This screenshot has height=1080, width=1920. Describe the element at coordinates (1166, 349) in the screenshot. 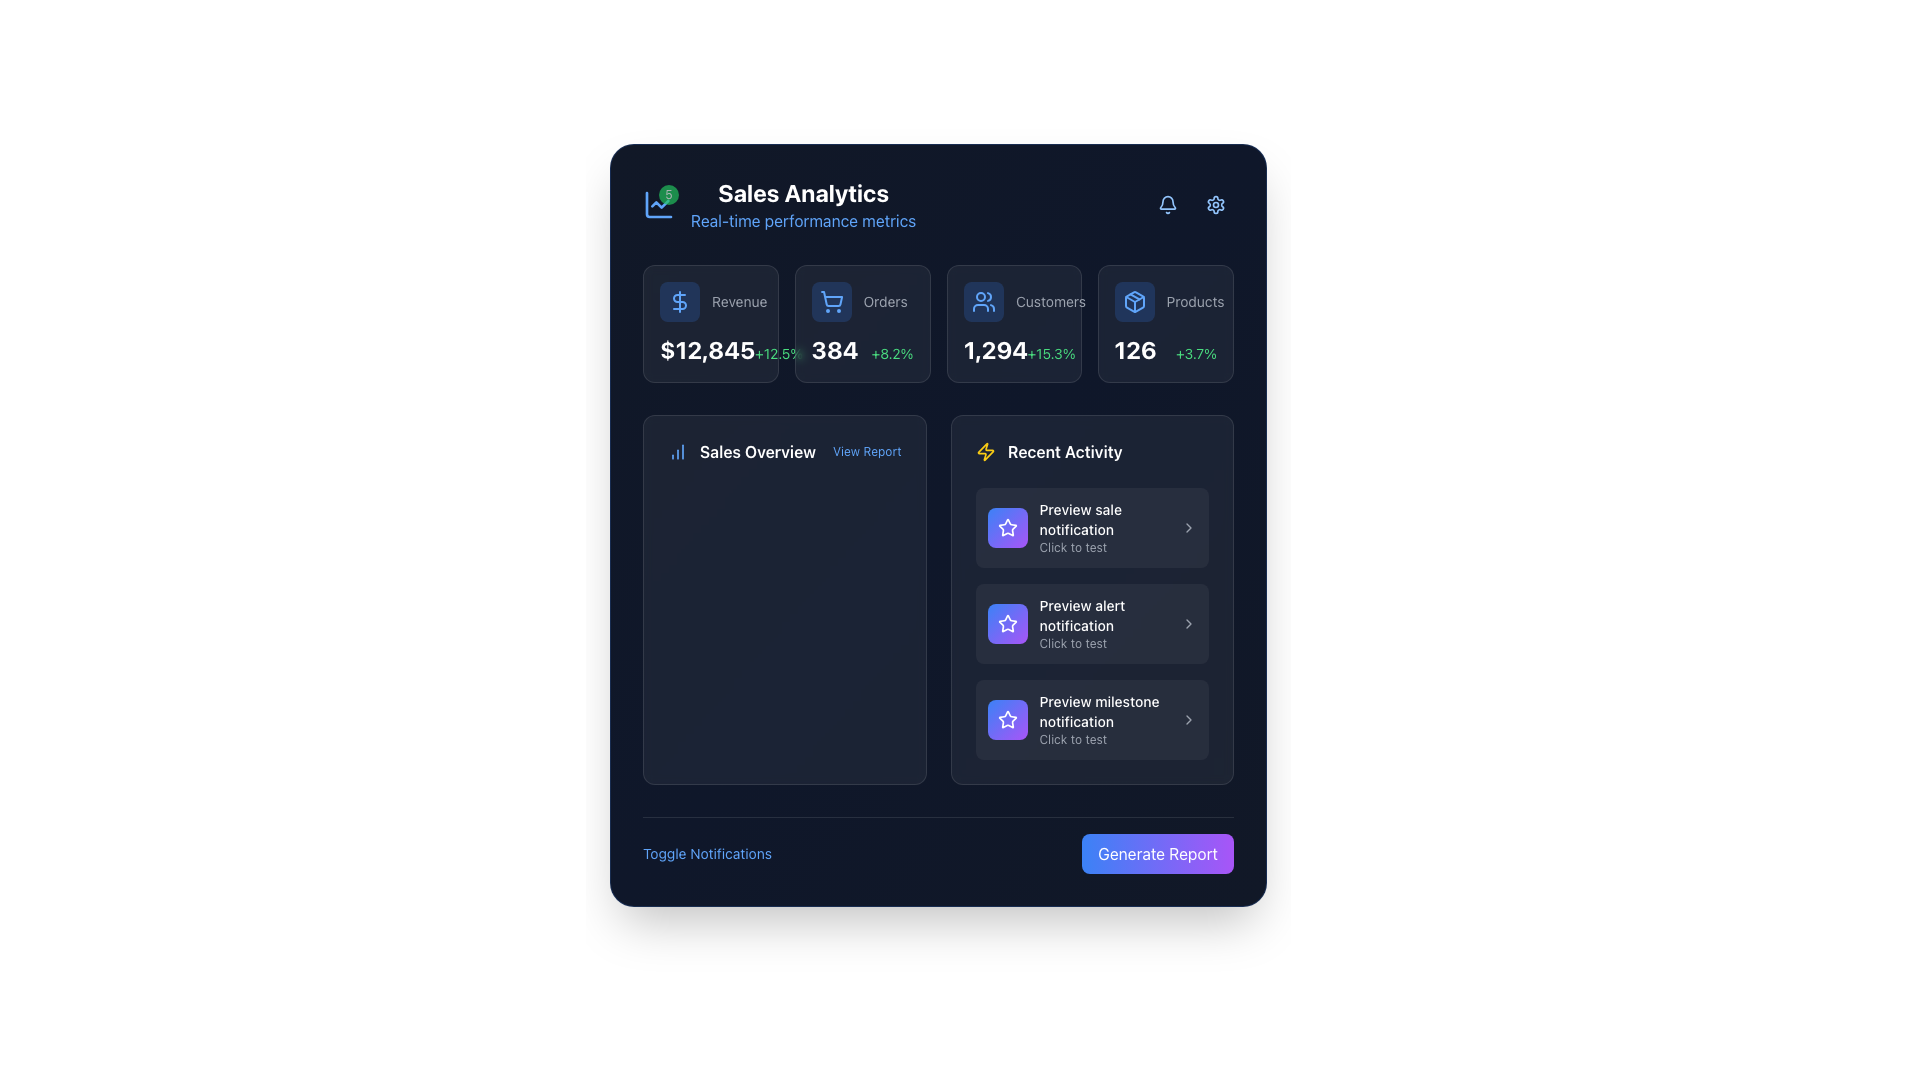

I see `metrics displayed in the text element showing '126' and '+3.7%' within the 'Products' card for understanding insights` at that location.